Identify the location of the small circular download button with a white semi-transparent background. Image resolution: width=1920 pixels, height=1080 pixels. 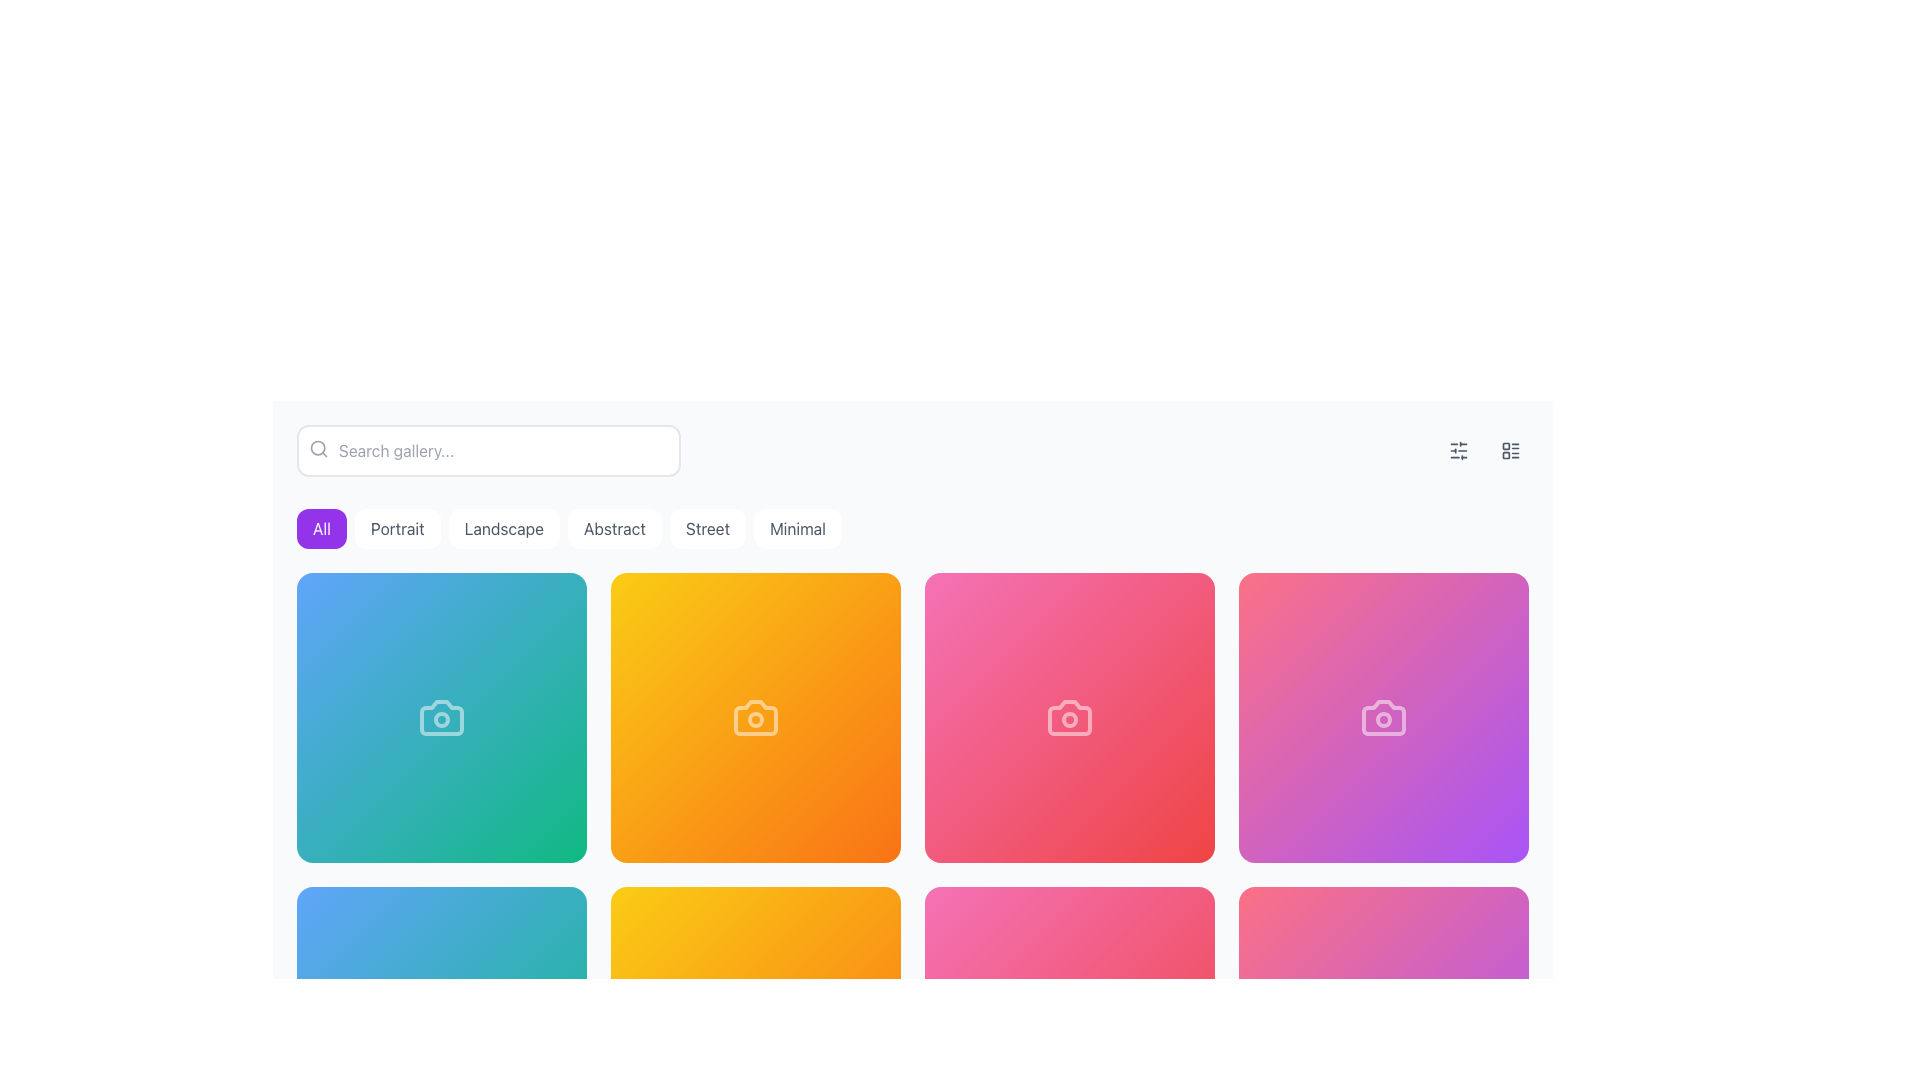
(440, 716).